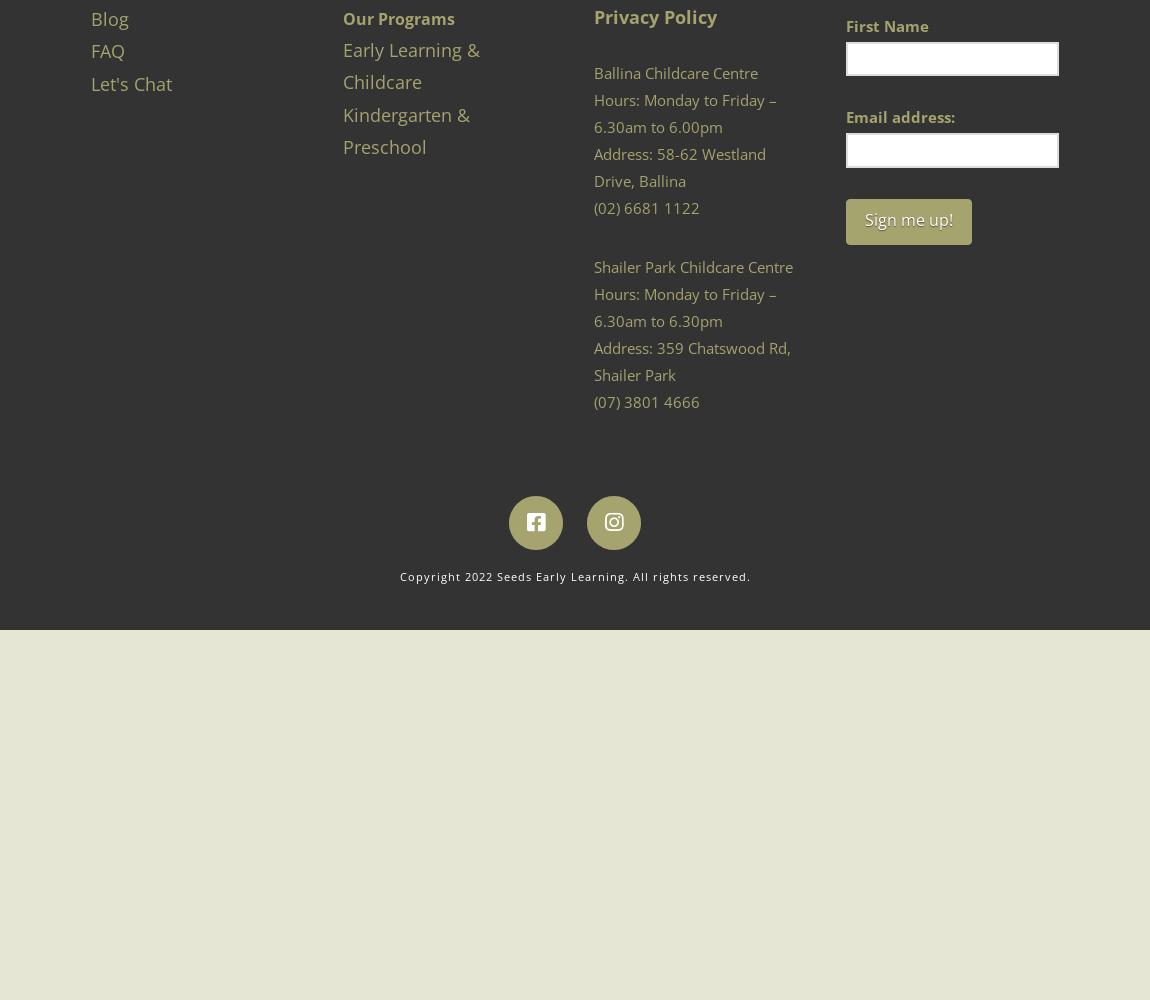  I want to click on 'Early Learning & Childcare', so click(410, 64).